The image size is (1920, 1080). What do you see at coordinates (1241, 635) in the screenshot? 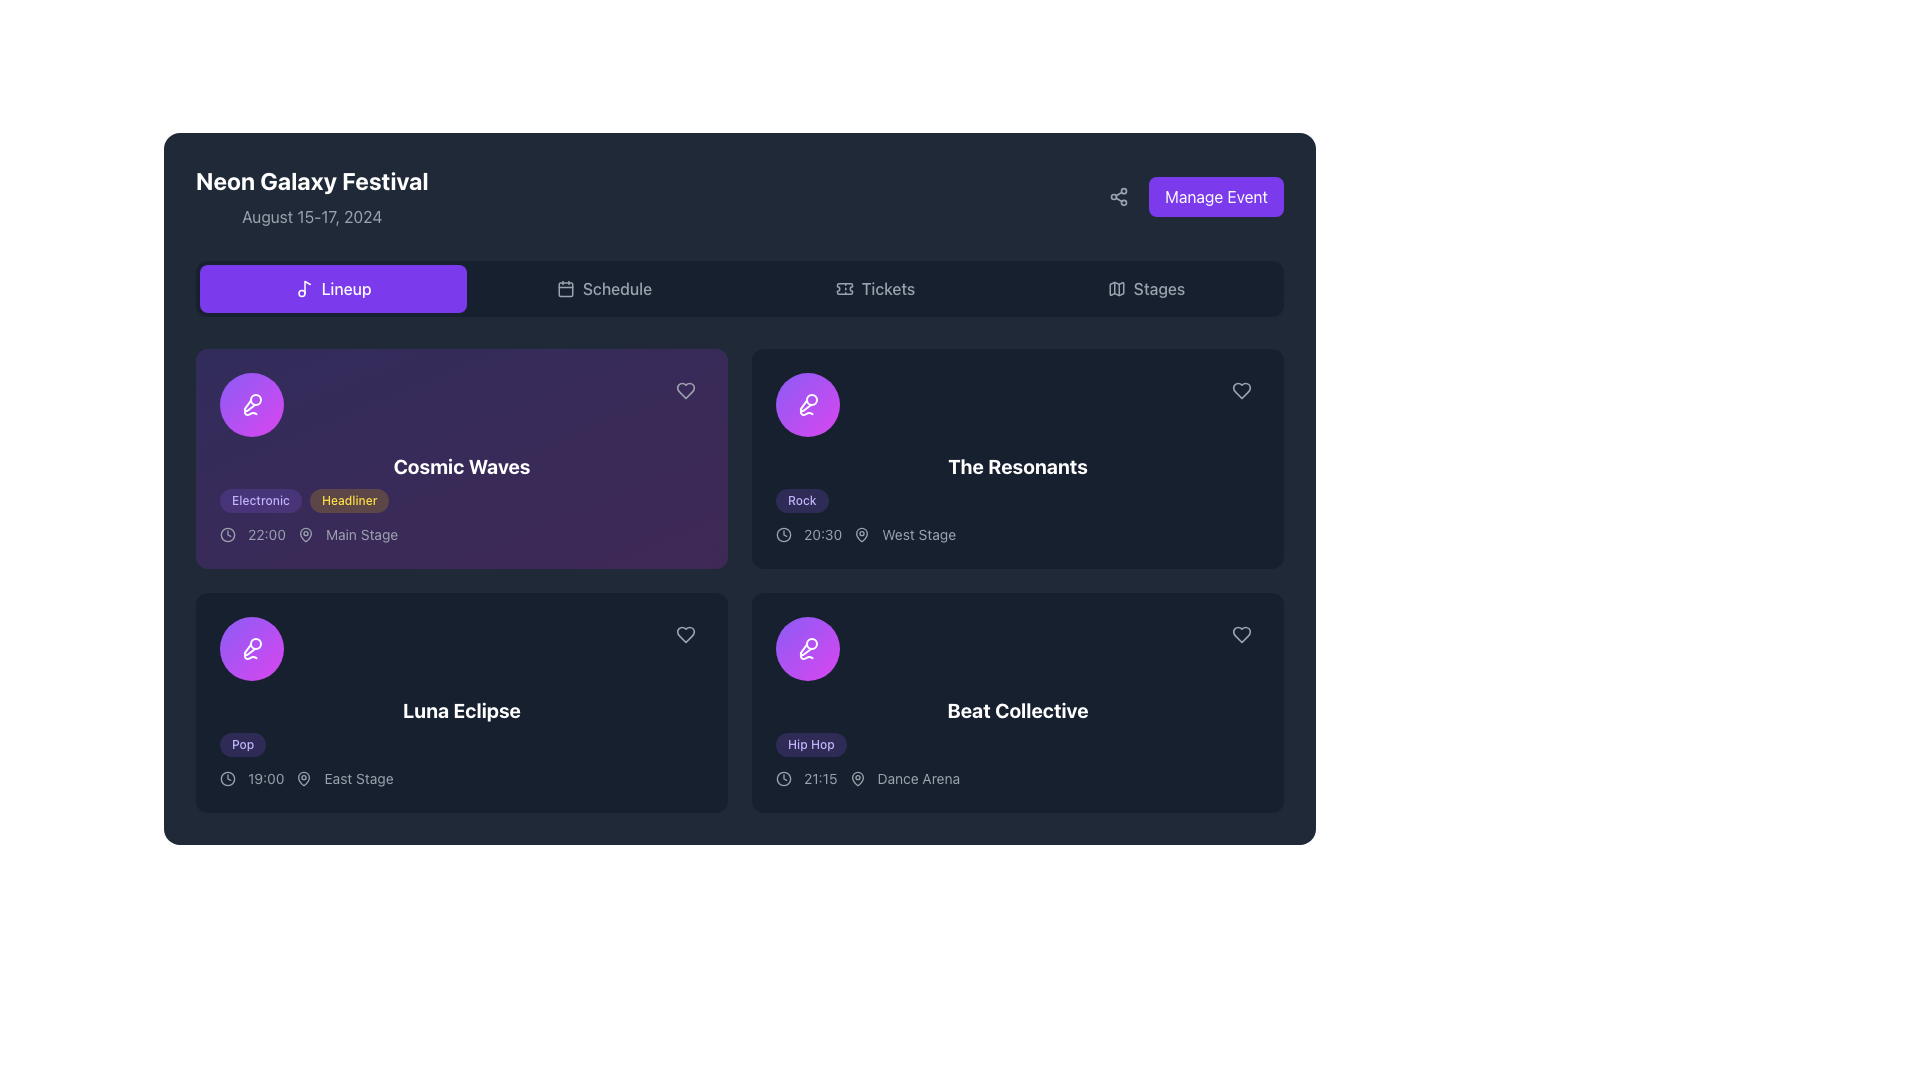
I see `the heart button in the top-right corner of the 'Beat Collective' event card` at bounding box center [1241, 635].